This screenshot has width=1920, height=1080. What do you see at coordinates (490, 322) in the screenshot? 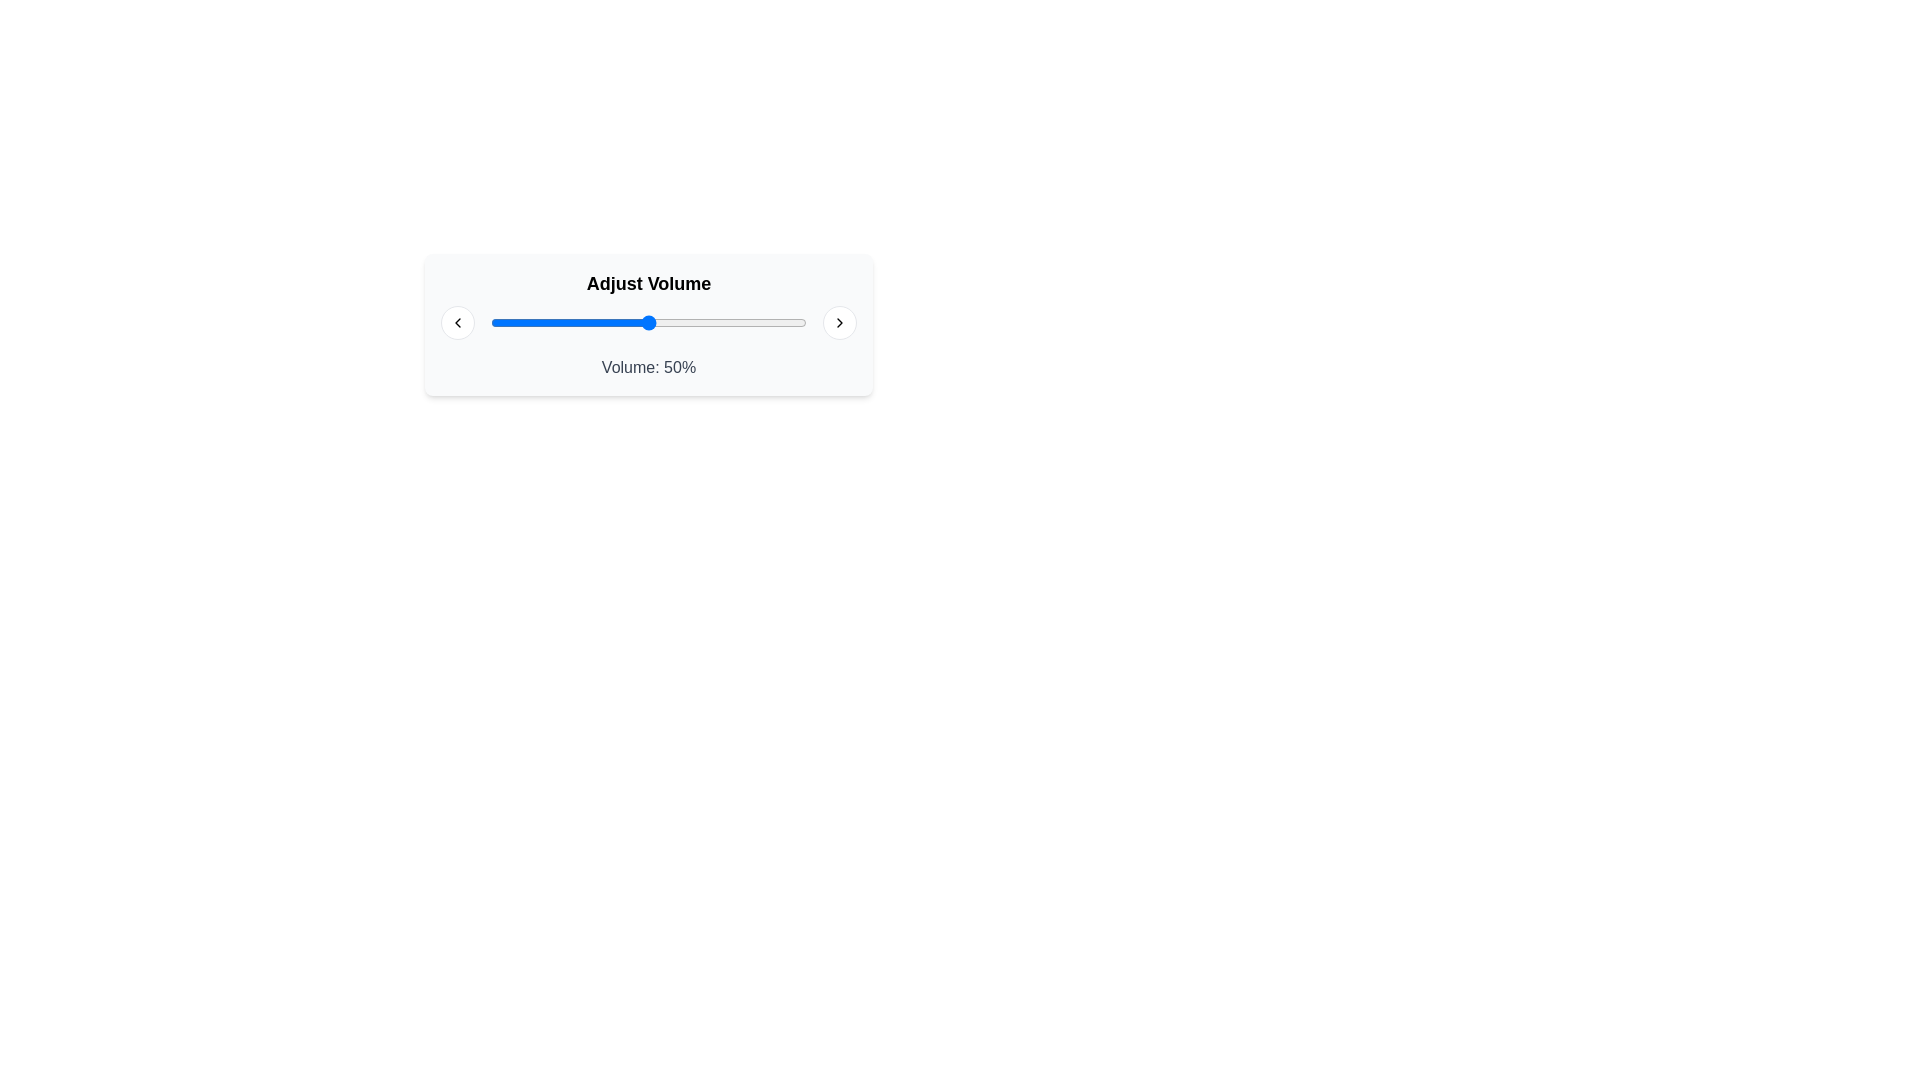
I see `the slider` at bounding box center [490, 322].